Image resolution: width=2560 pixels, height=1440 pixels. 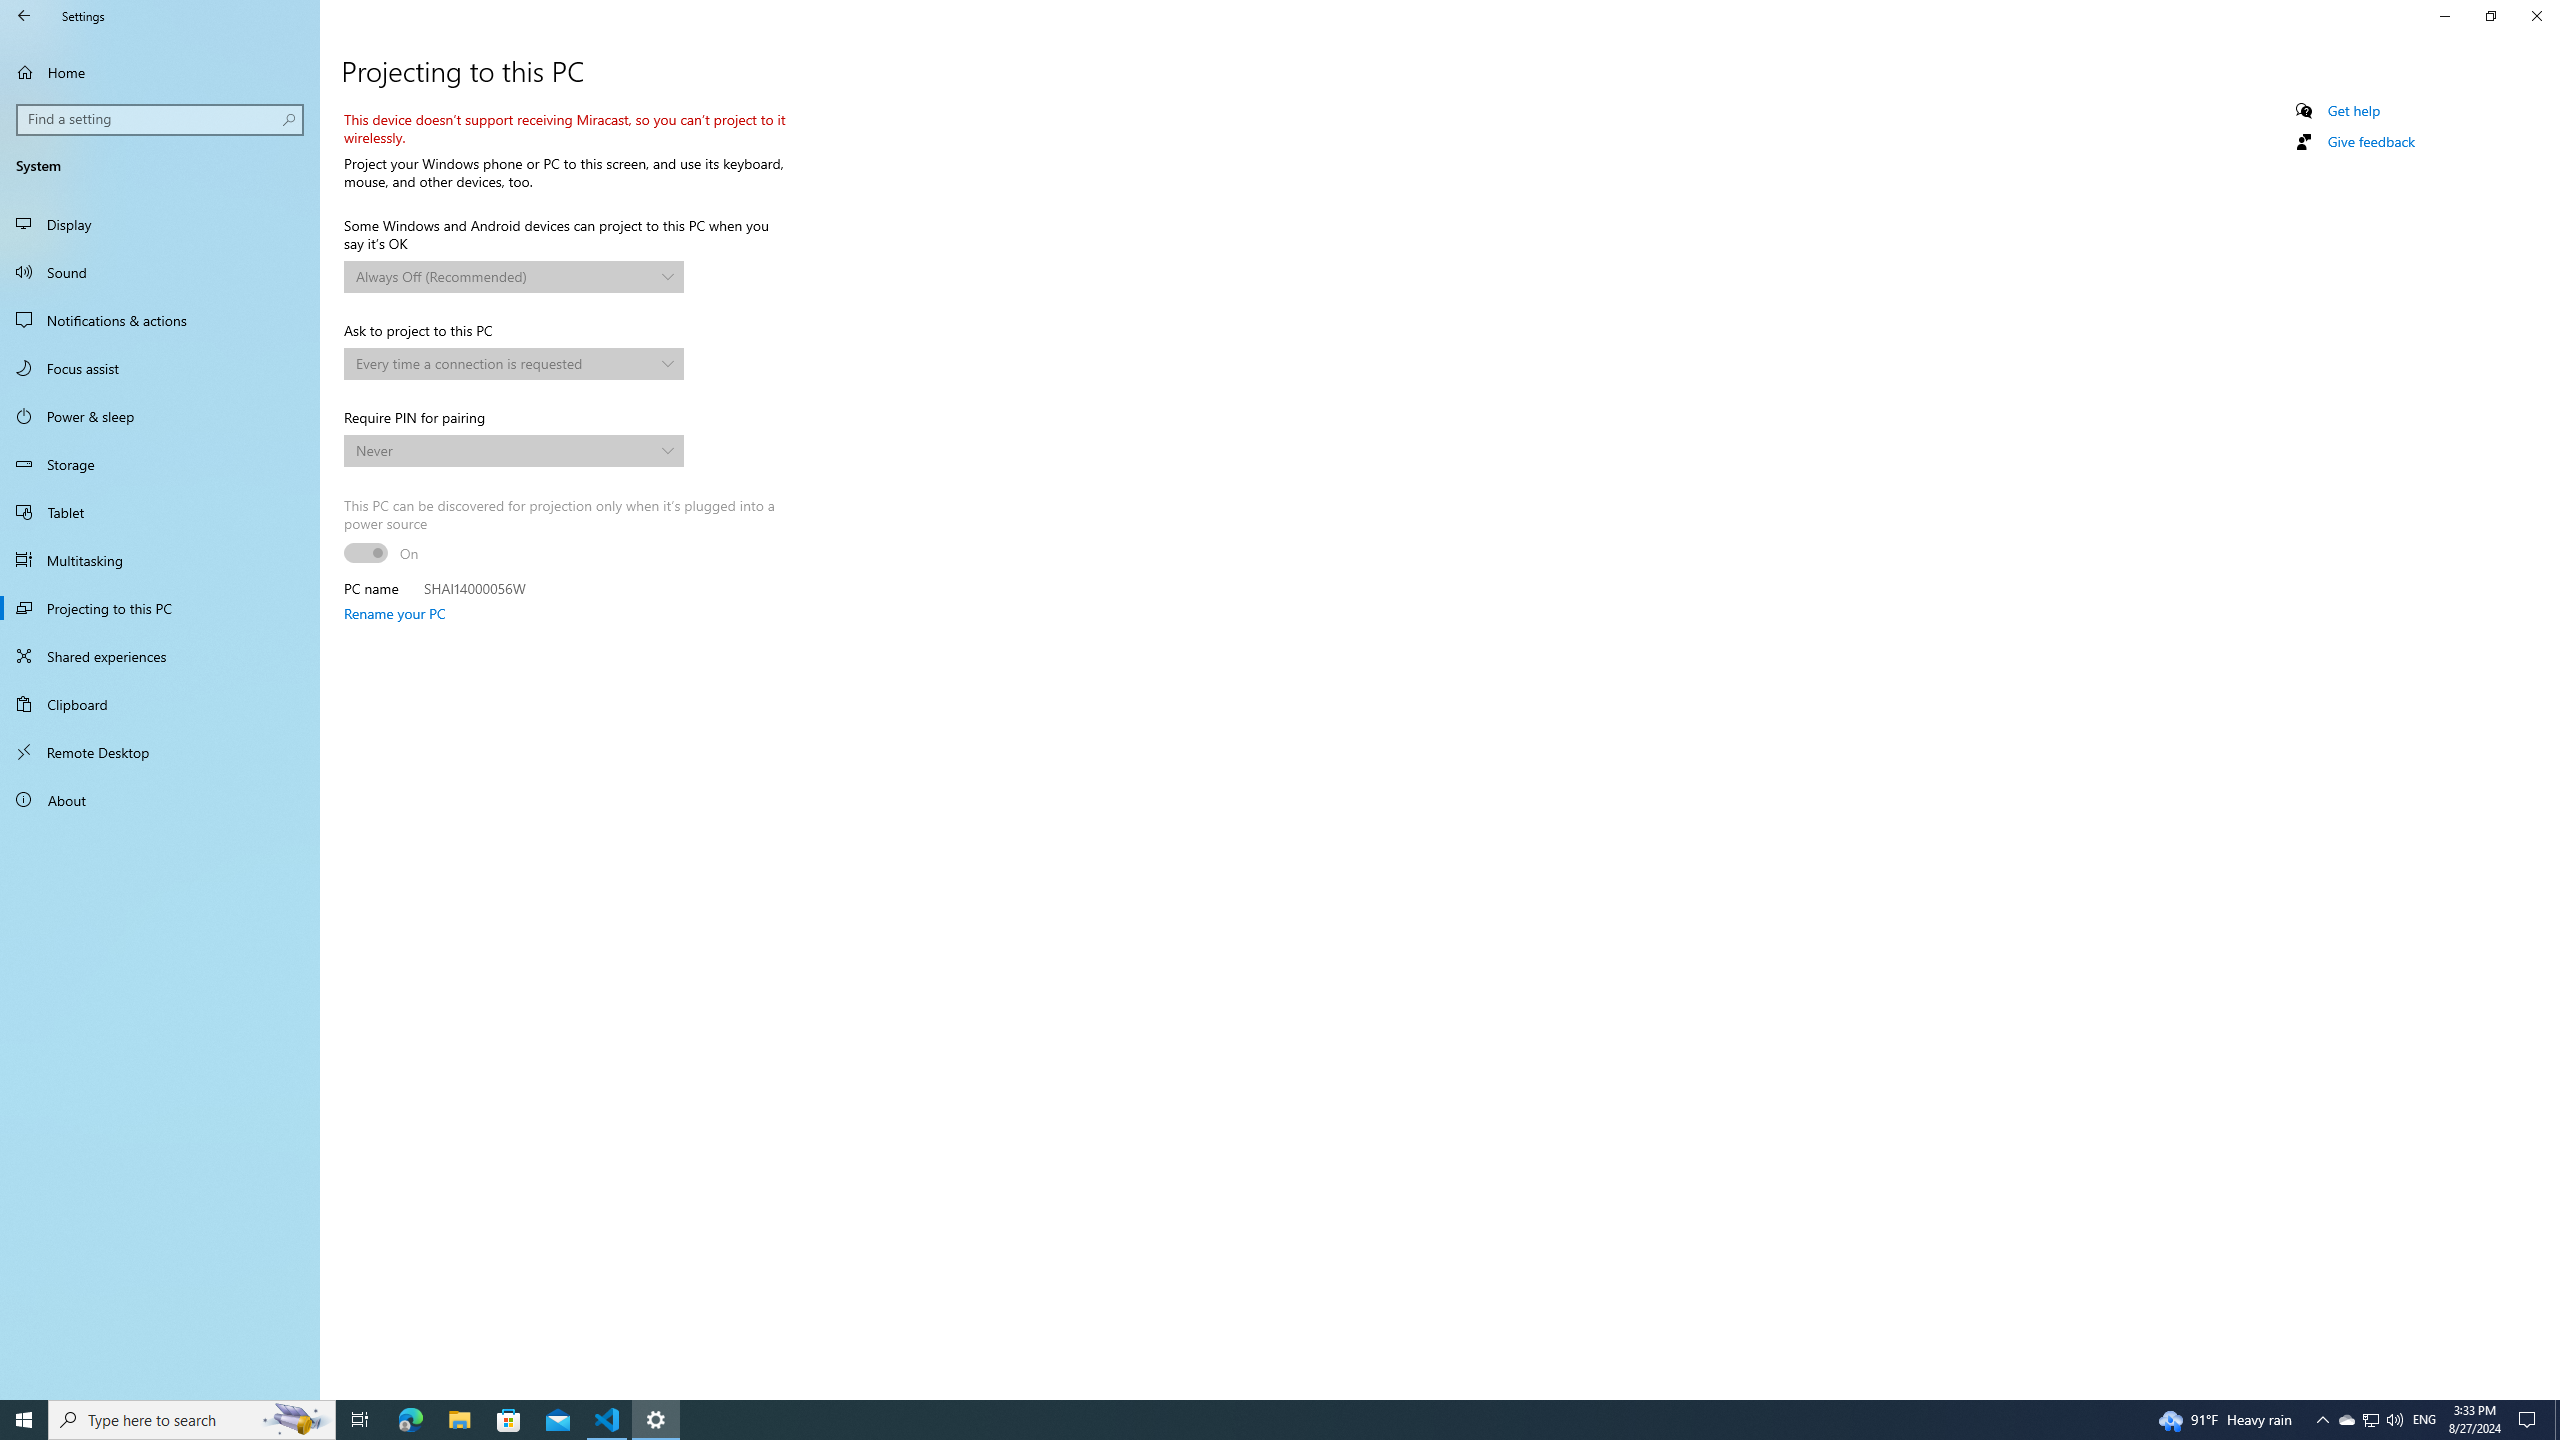 What do you see at coordinates (504, 449) in the screenshot?
I see `'Never'` at bounding box center [504, 449].